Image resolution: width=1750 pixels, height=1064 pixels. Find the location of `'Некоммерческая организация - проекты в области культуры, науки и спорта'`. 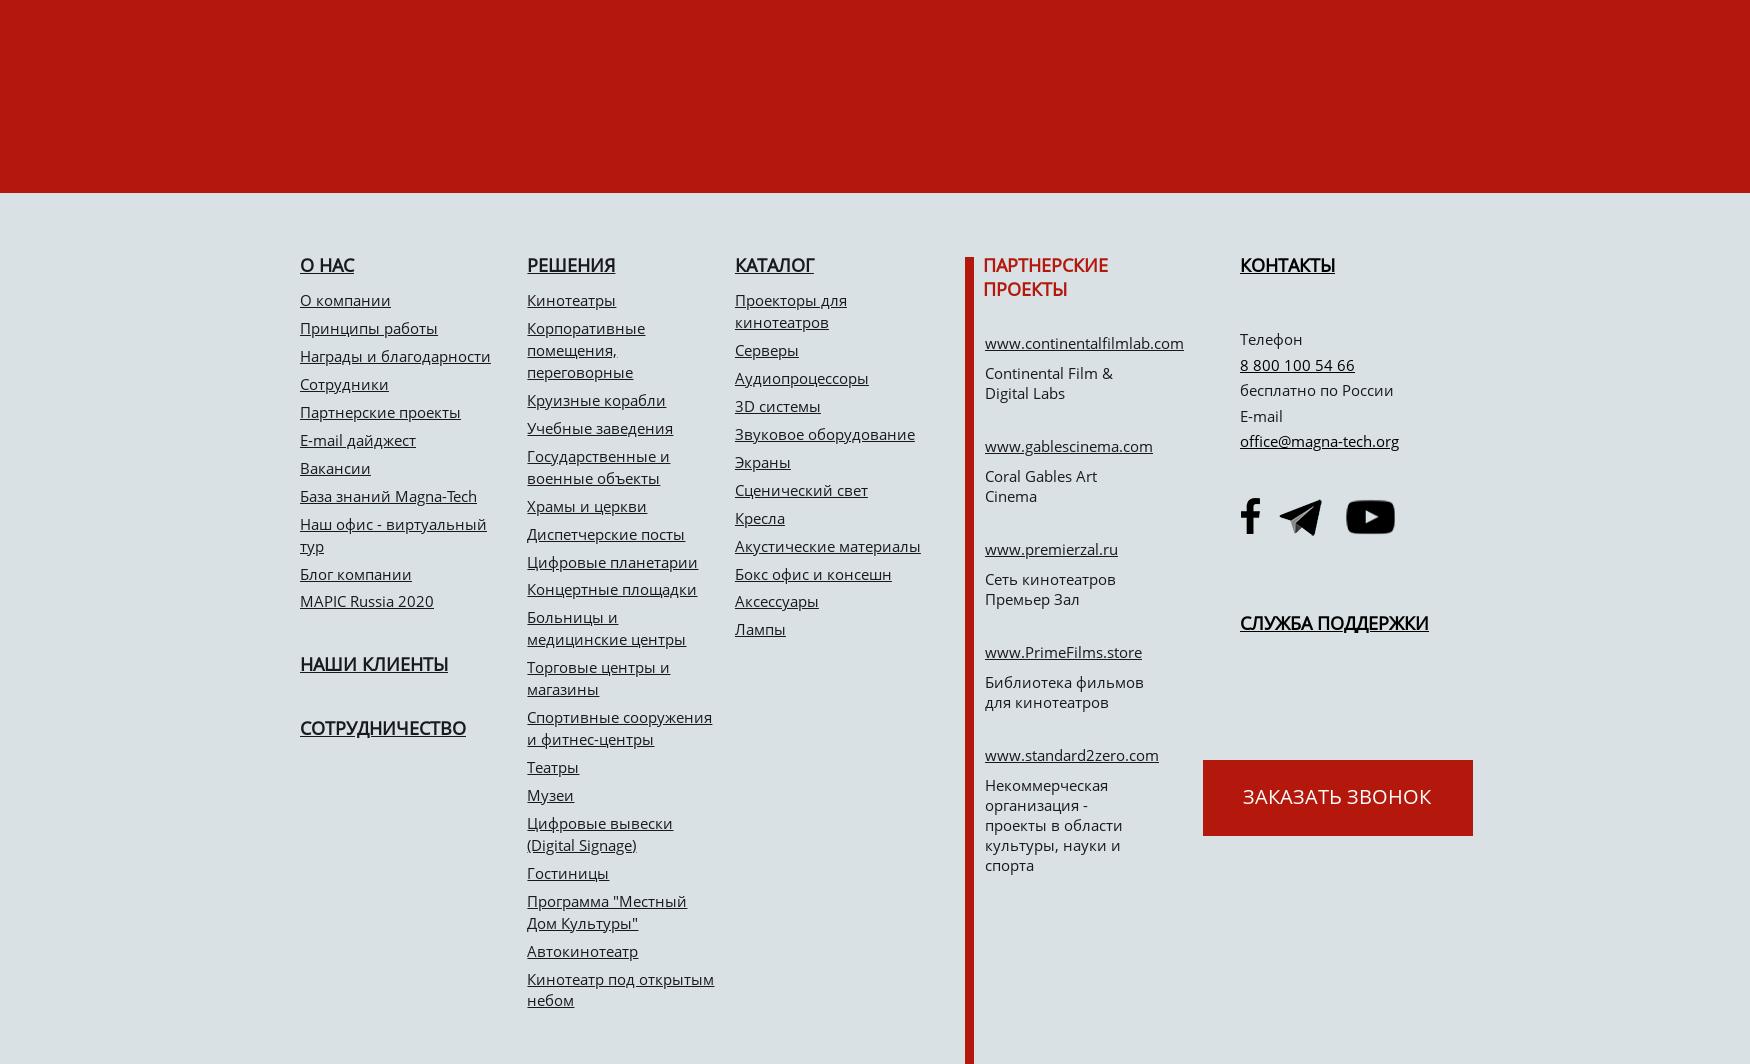

'Некоммерческая организация - проекты в области культуры, науки и спорта' is located at coordinates (1053, 825).